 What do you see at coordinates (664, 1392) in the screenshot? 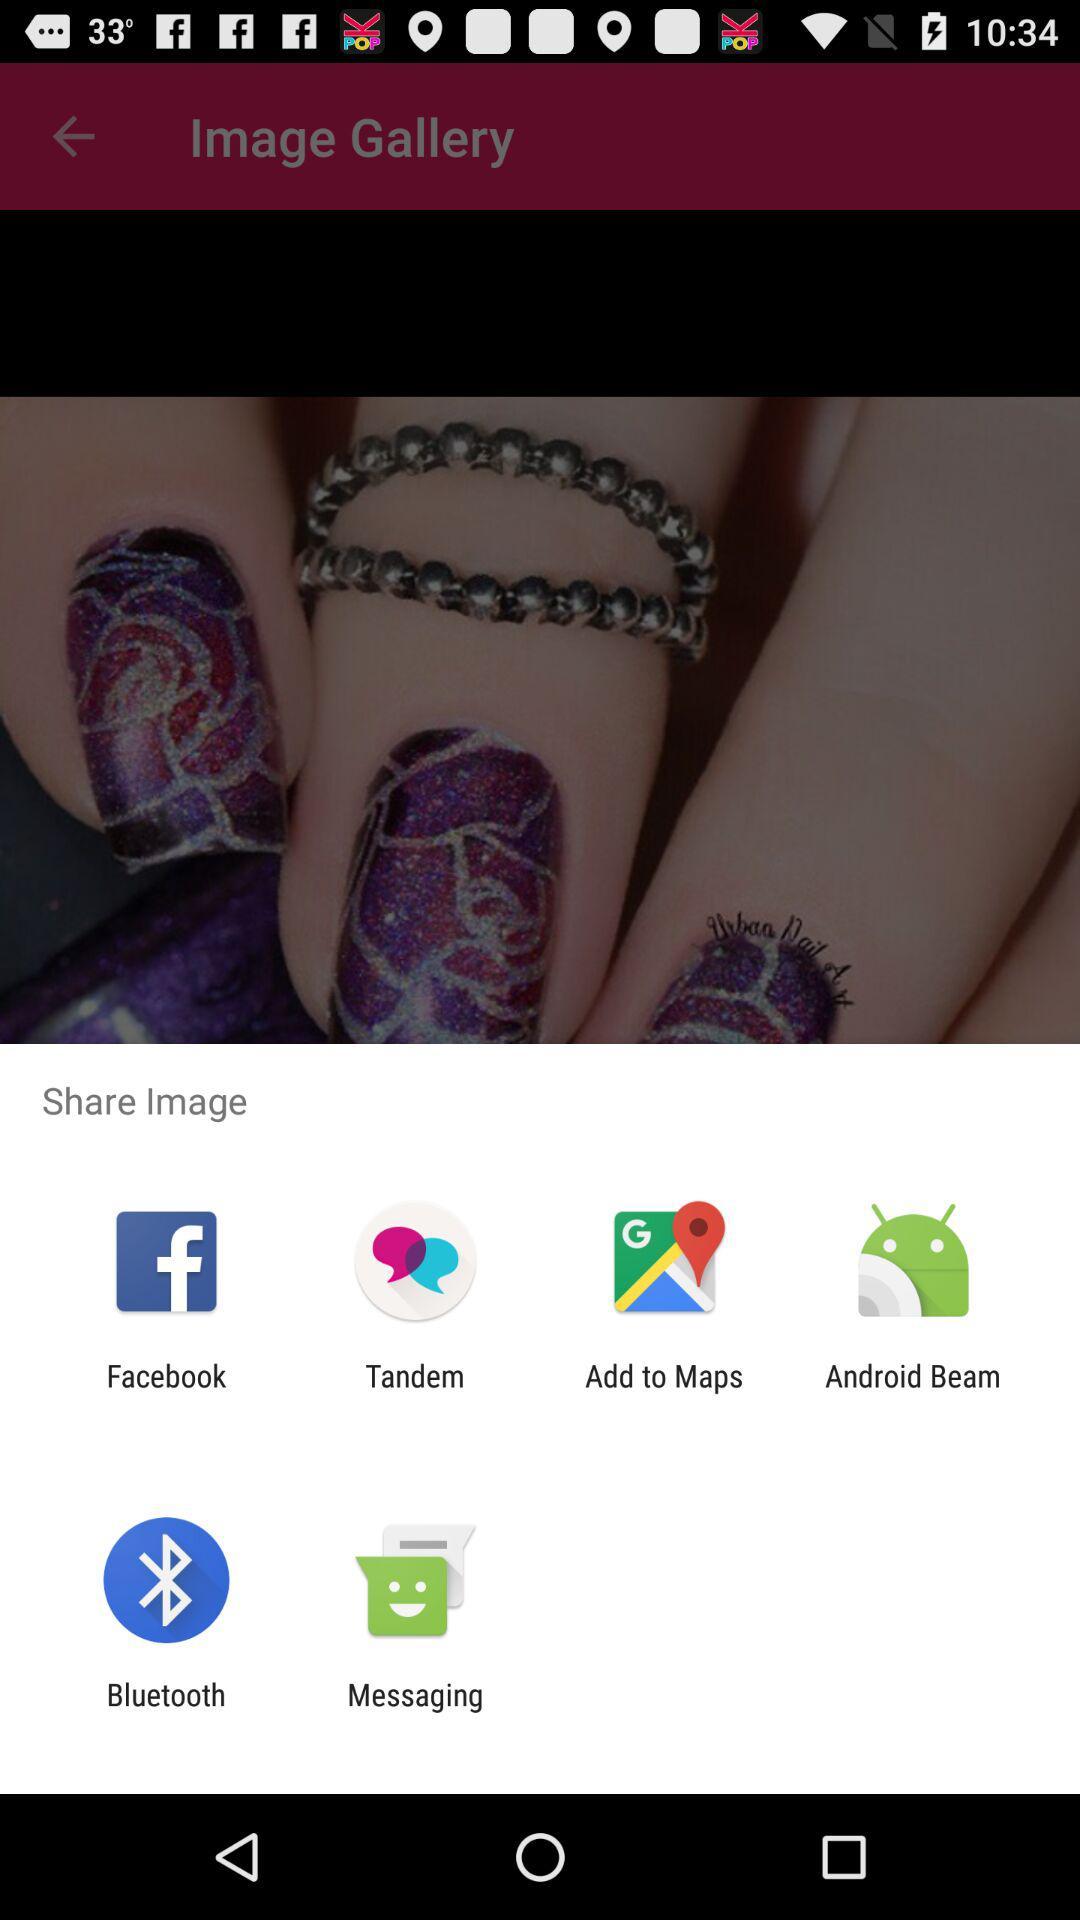
I see `app to the left of the android beam app` at bounding box center [664, 1392].